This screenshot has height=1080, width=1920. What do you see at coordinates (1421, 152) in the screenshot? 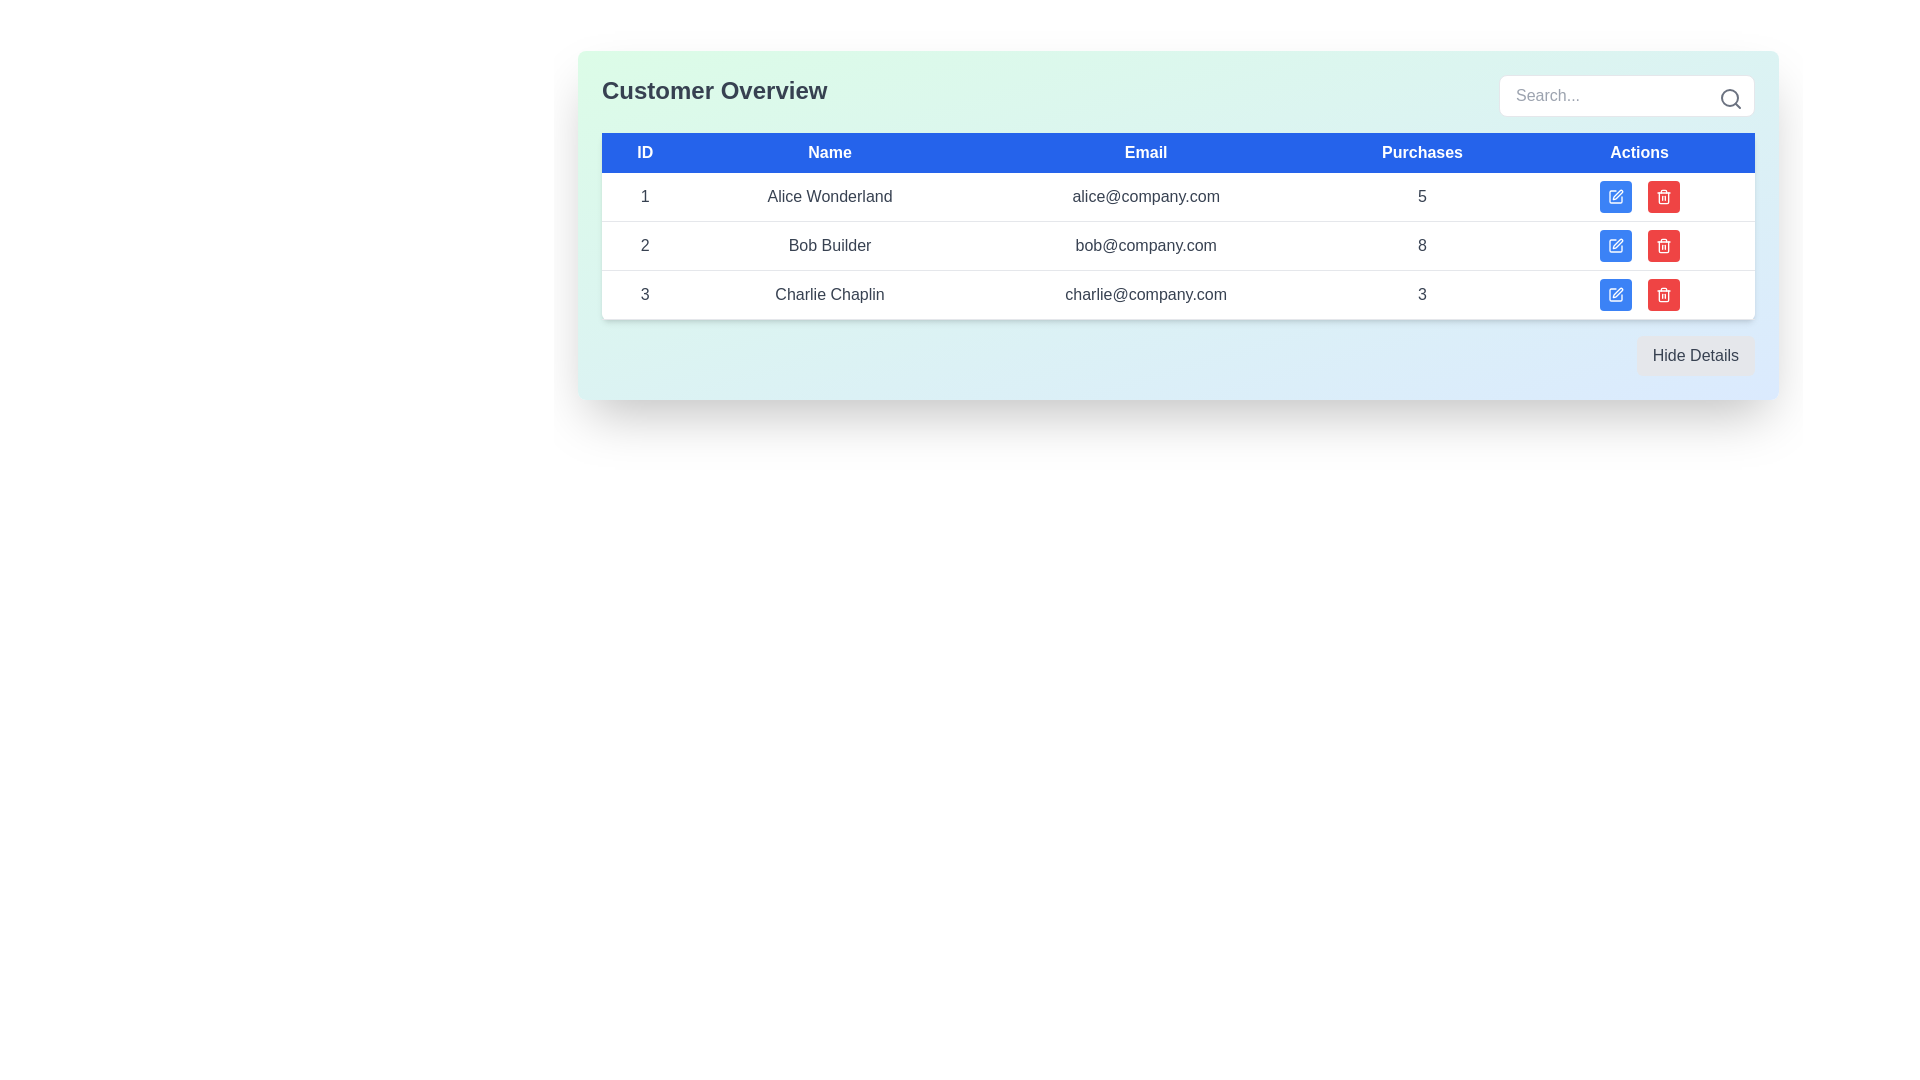
I see `the 'Purchases' column header to sort the data in the table` at bounding box center [1421, 152].